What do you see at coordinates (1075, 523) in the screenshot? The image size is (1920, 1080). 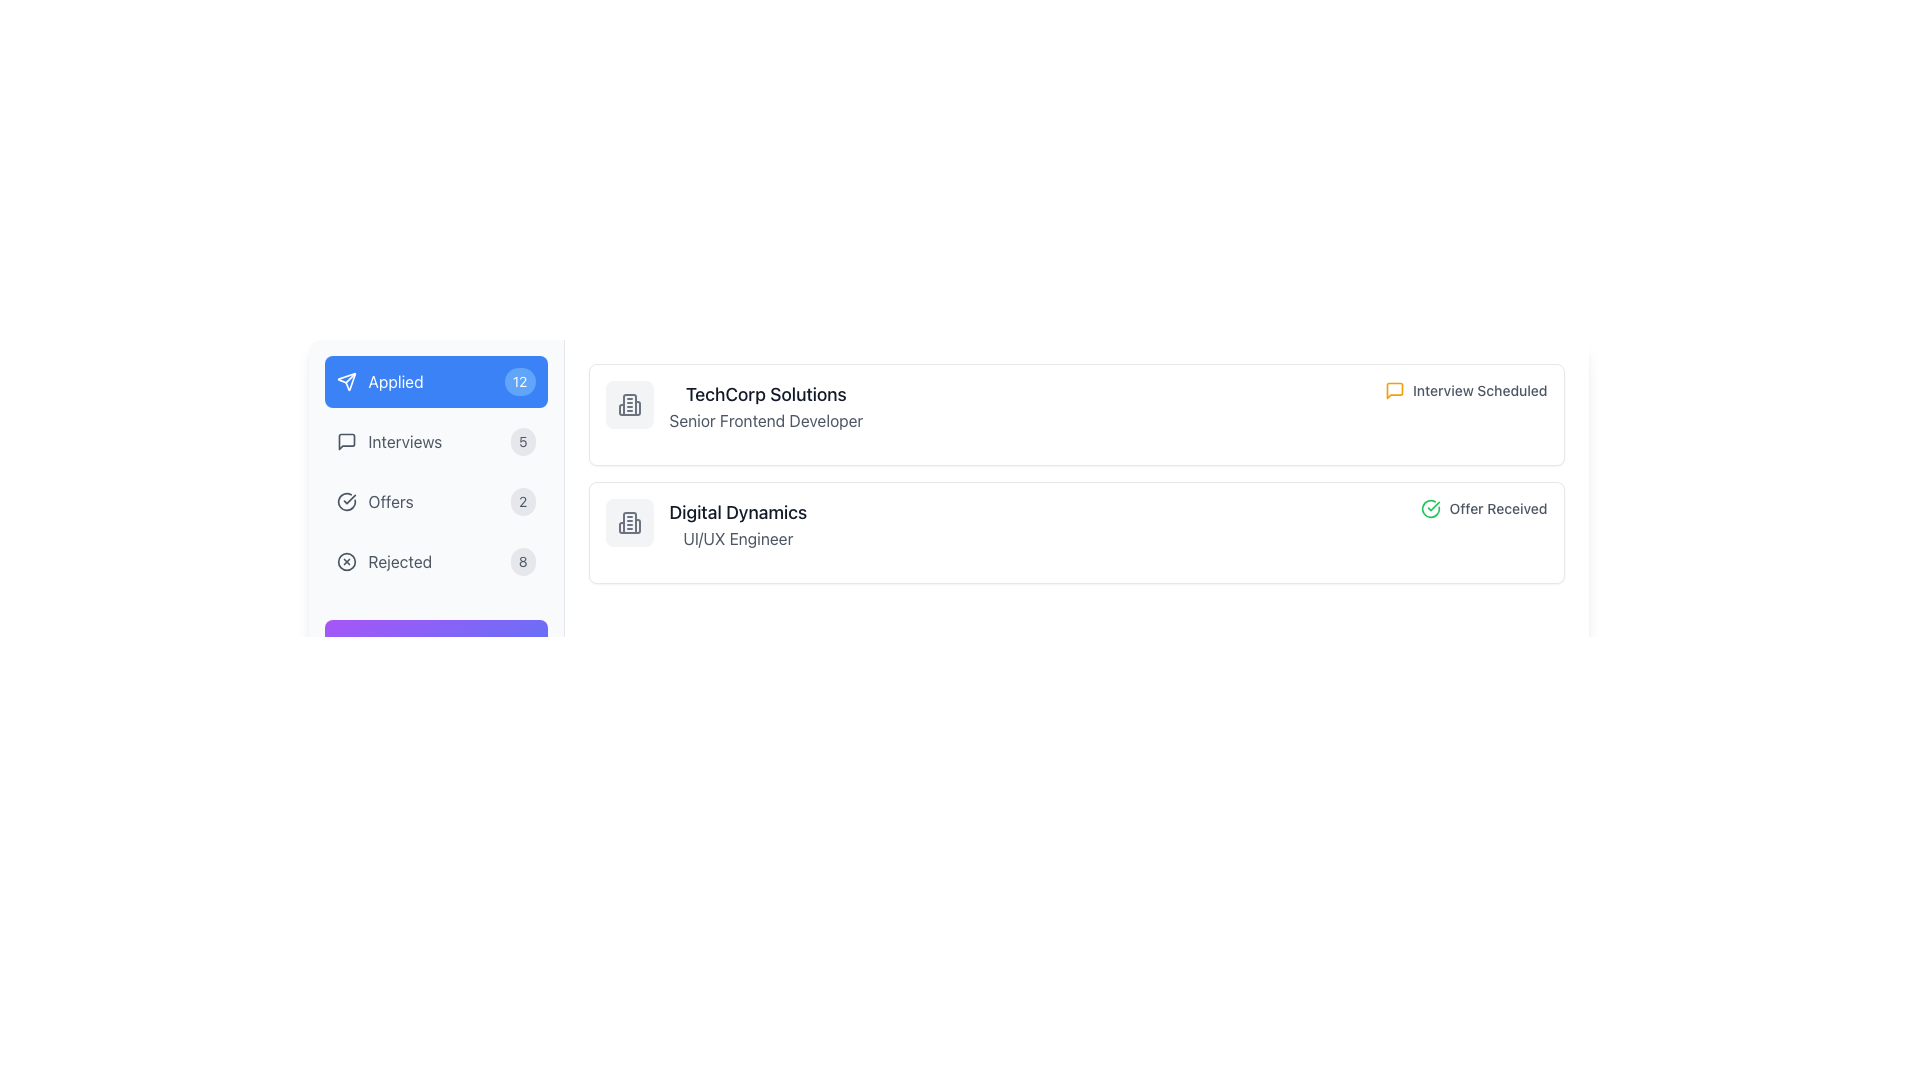 I see `the job application entry for 'Digital Dynamics' (UI/UX Engineer)` at bounding box center [1075, 523].